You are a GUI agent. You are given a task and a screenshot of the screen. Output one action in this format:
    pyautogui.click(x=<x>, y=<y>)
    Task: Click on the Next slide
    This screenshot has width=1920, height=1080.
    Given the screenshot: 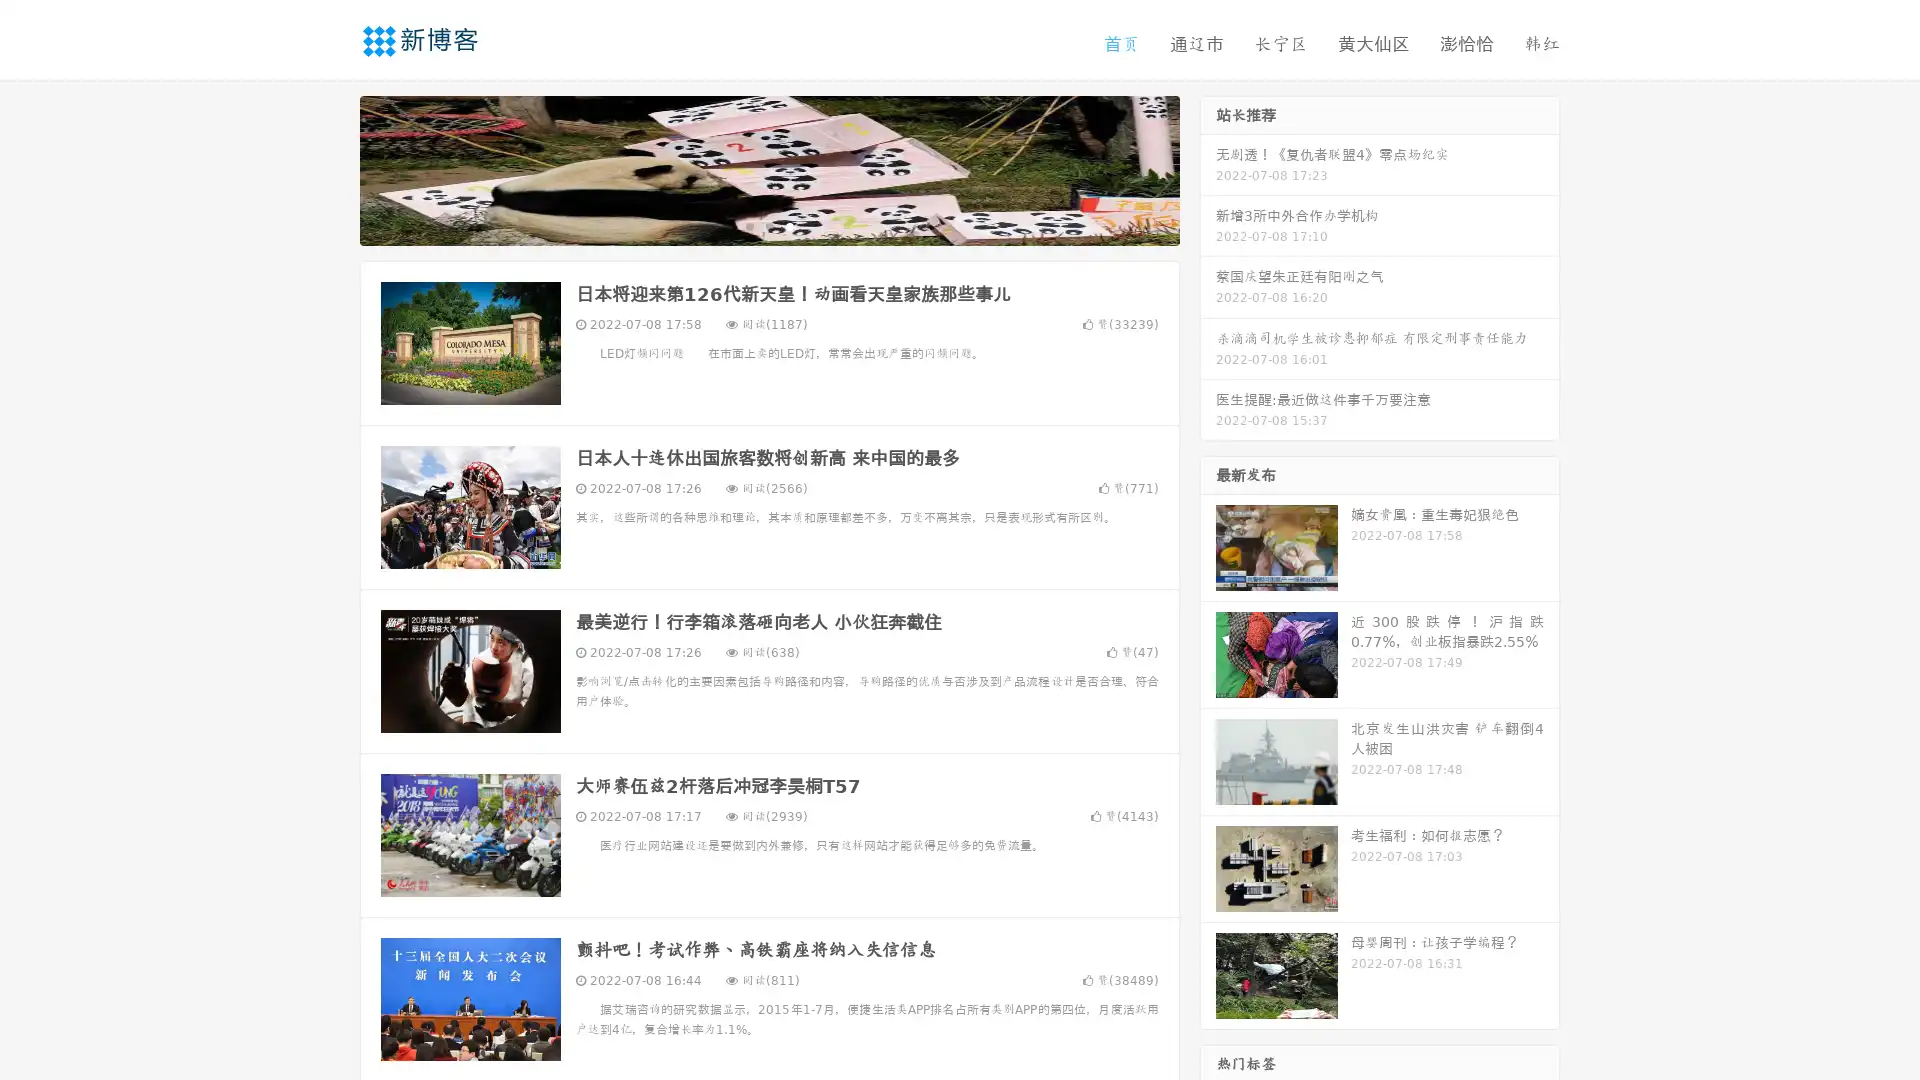 What is the action you would take?
    pyautogui.click(x=1208, y=168)
    